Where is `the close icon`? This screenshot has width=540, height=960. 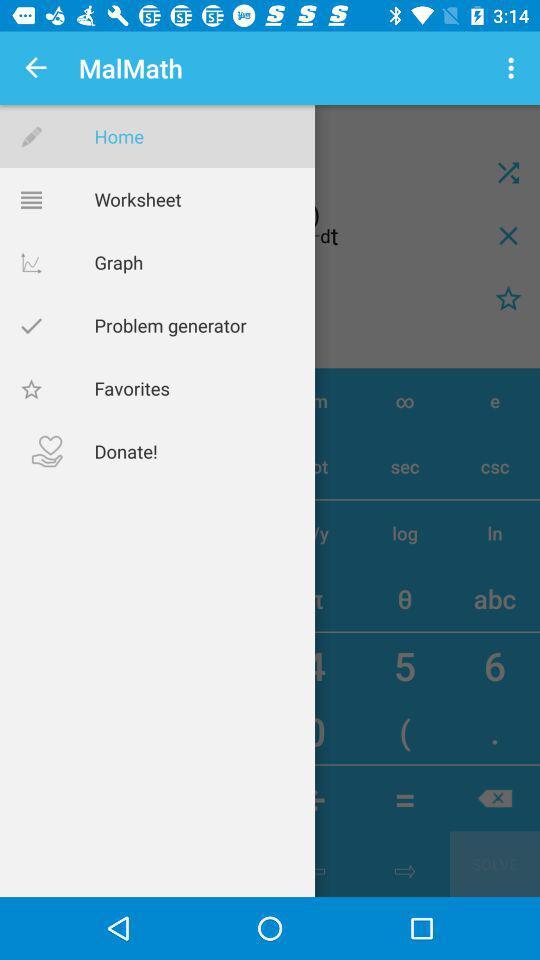 the close icon is located at coordinates (508, 171).